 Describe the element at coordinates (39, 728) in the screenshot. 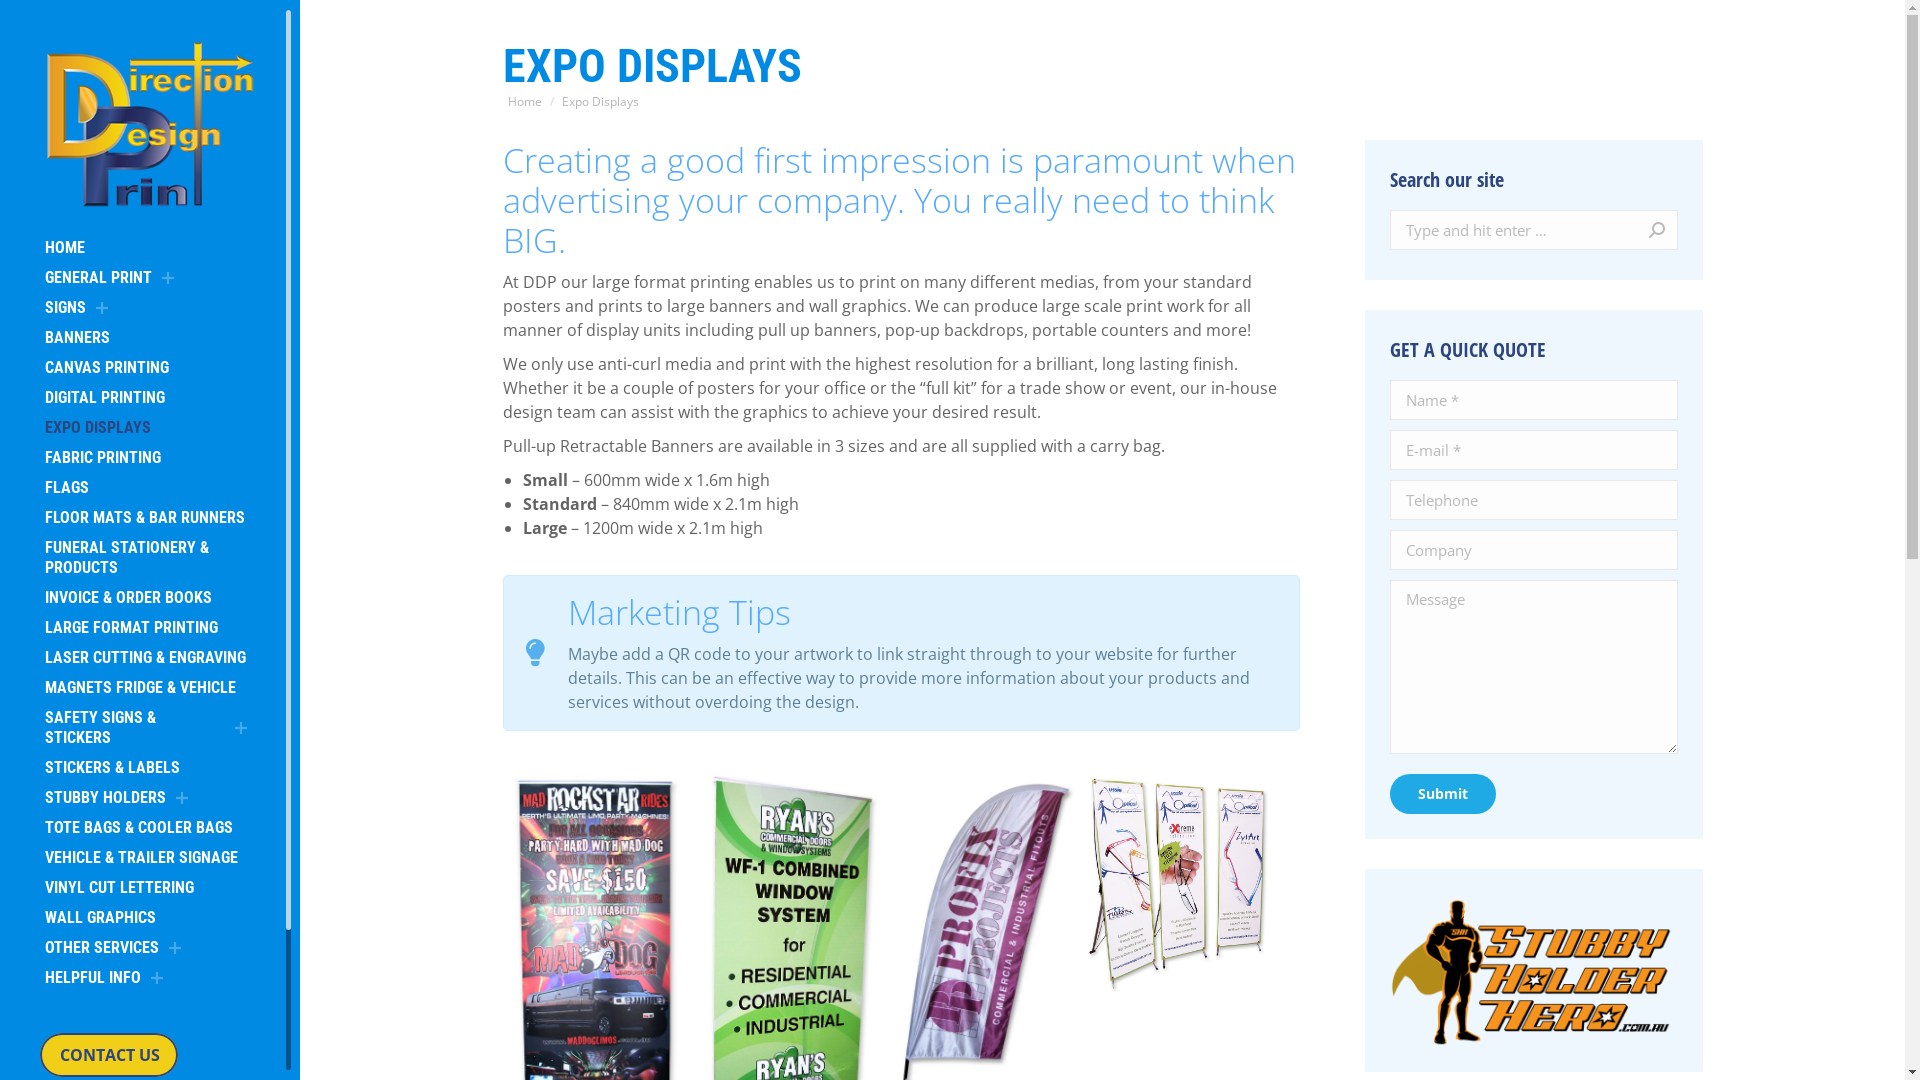

I see `'SAFETY SIGNS & STICKERS'` at that location.